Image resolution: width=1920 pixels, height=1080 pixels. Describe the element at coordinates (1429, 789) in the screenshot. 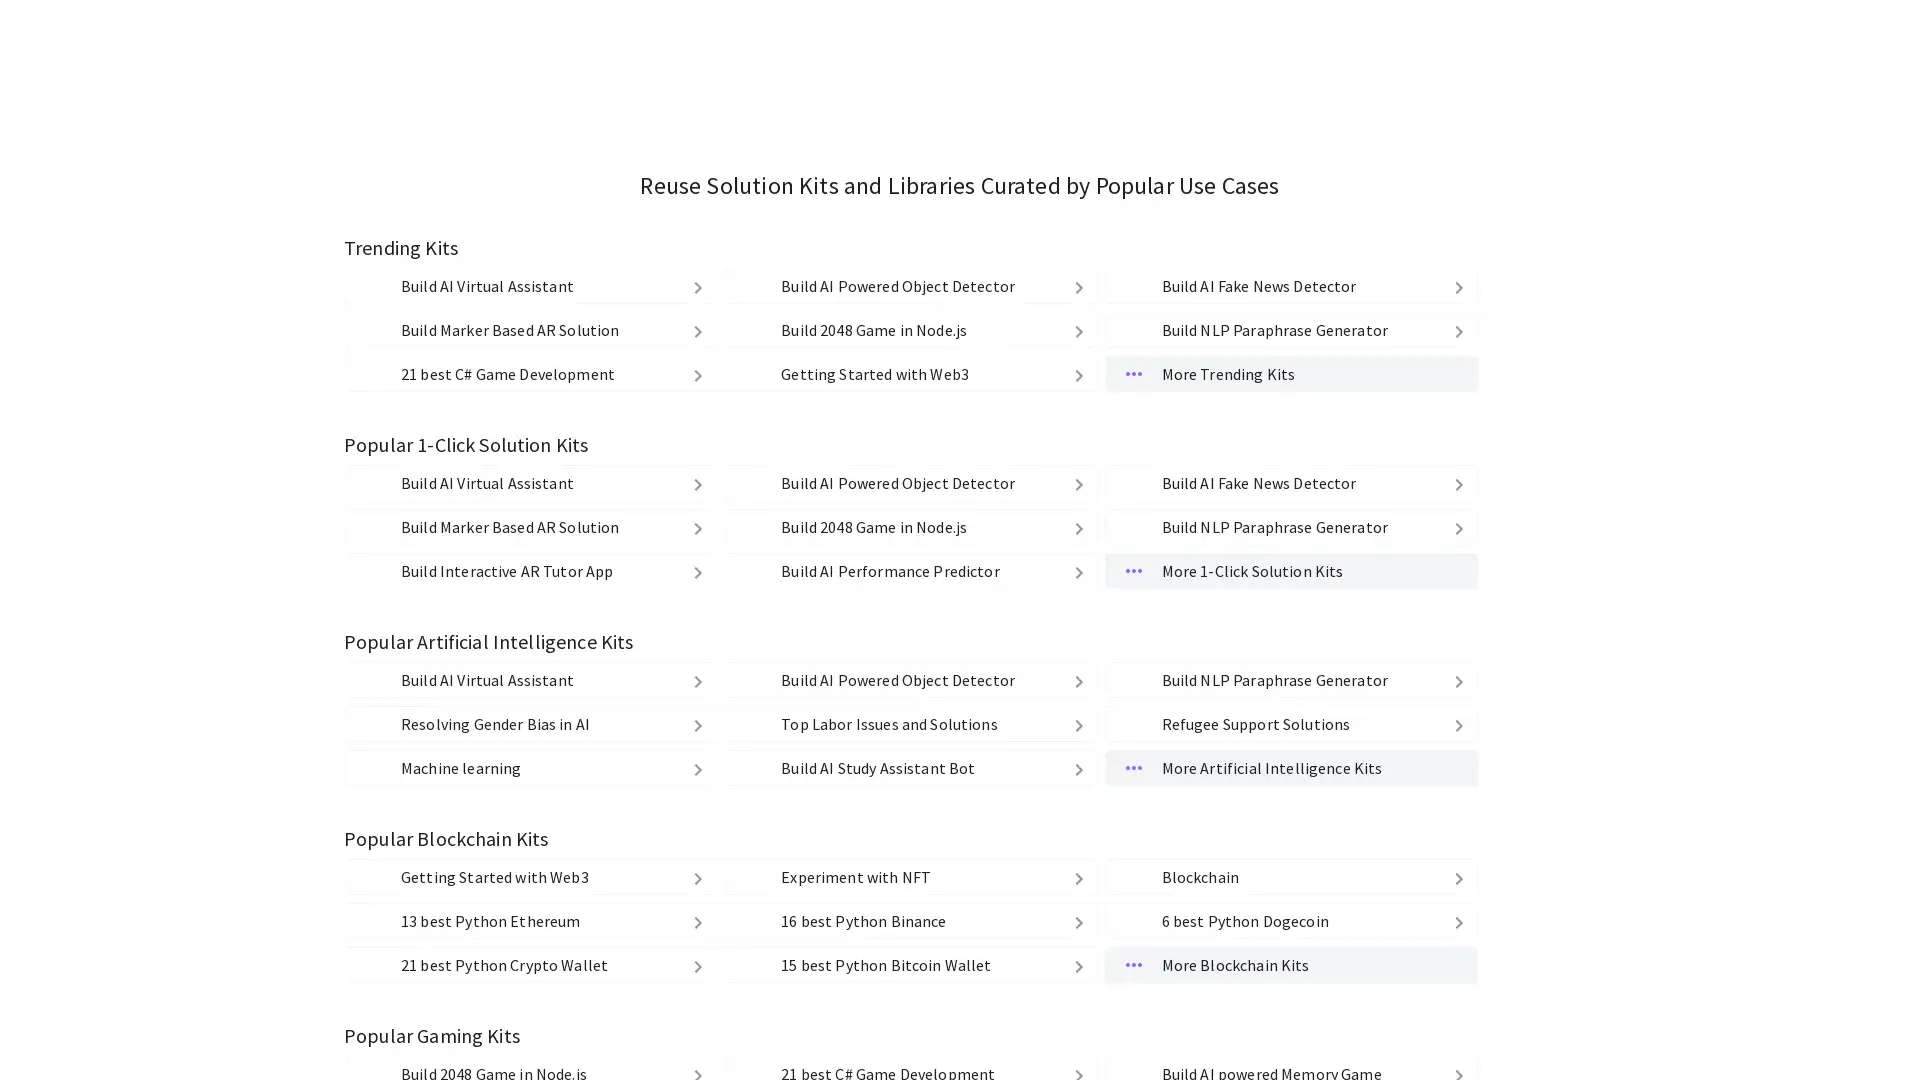

I see `delete` at that location.